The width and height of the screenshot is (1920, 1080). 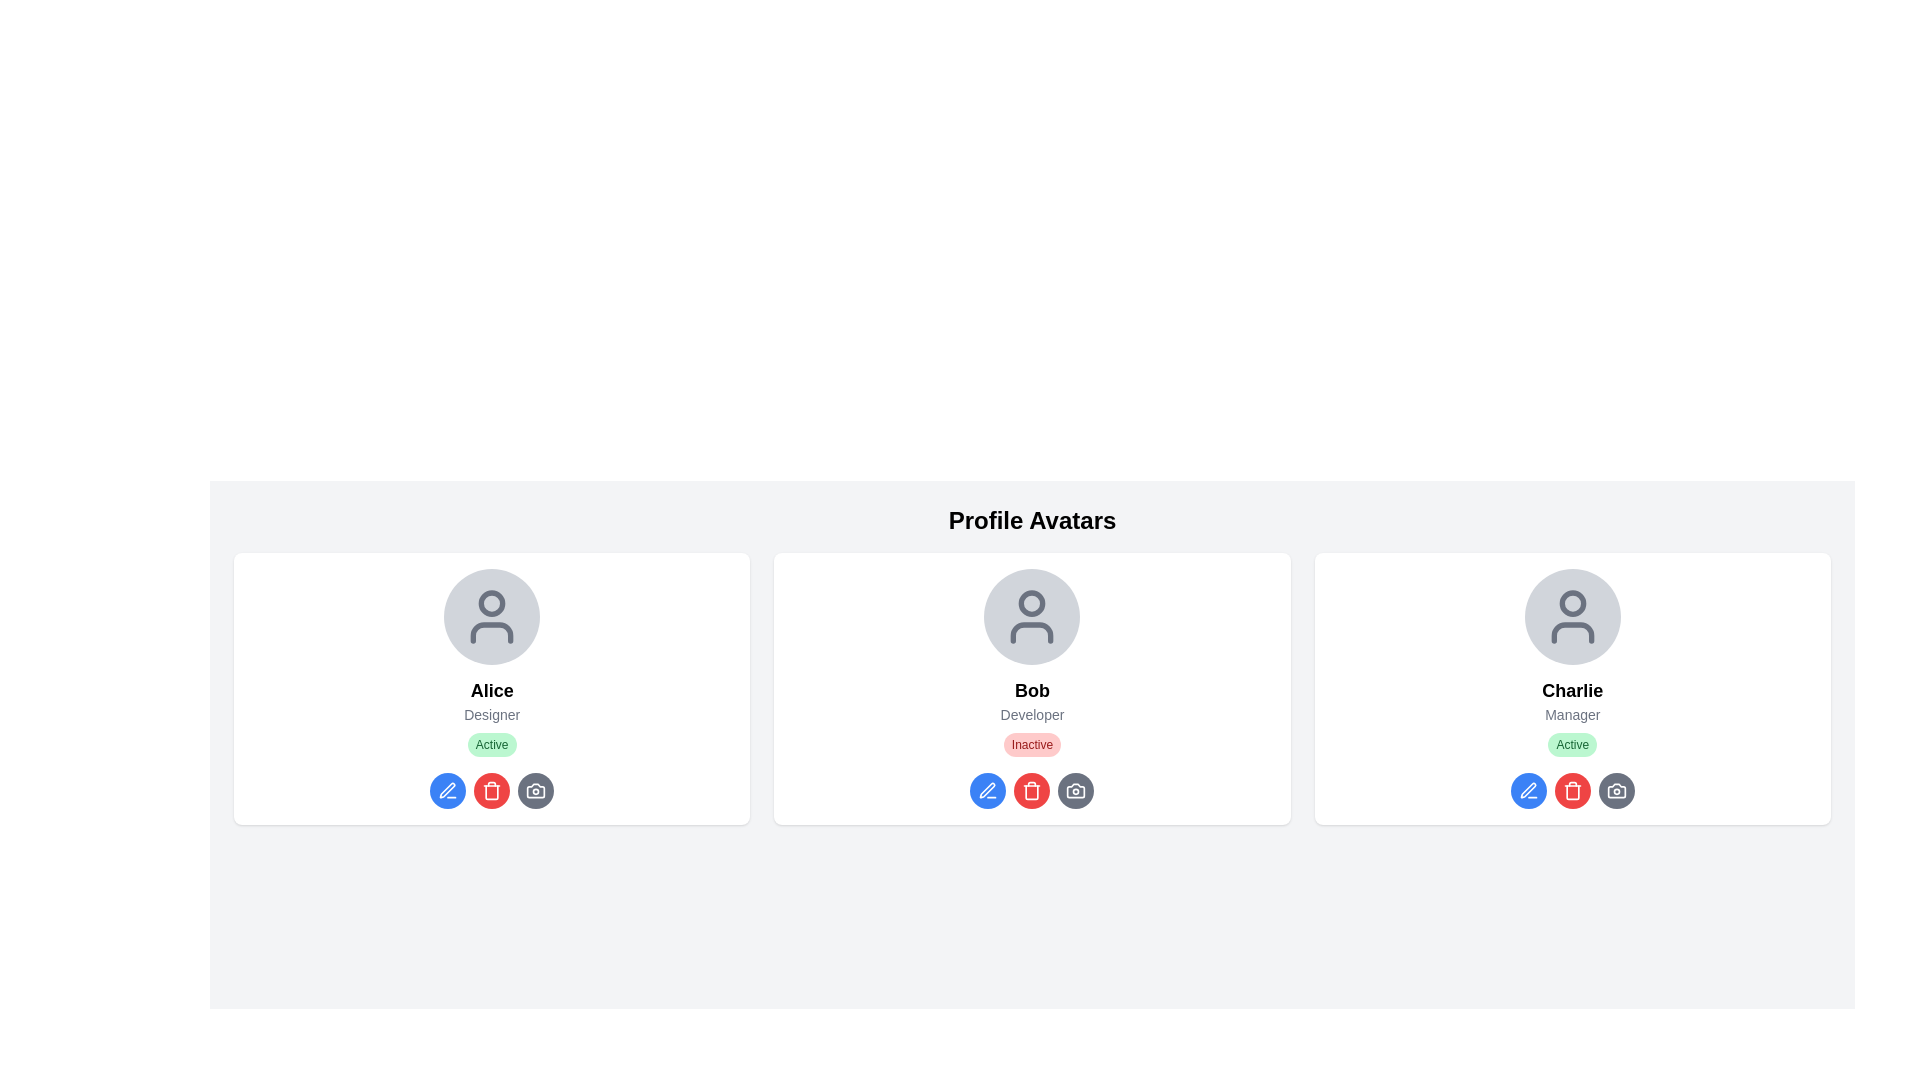 What do you see at coordinates (1527, 789) in the screenshot?
I see `the edit button located at the bottom-left of Charlie's user profile, which is the first button in a horizontal row of three, to initiate editing` at bounding box center [1527, 789].